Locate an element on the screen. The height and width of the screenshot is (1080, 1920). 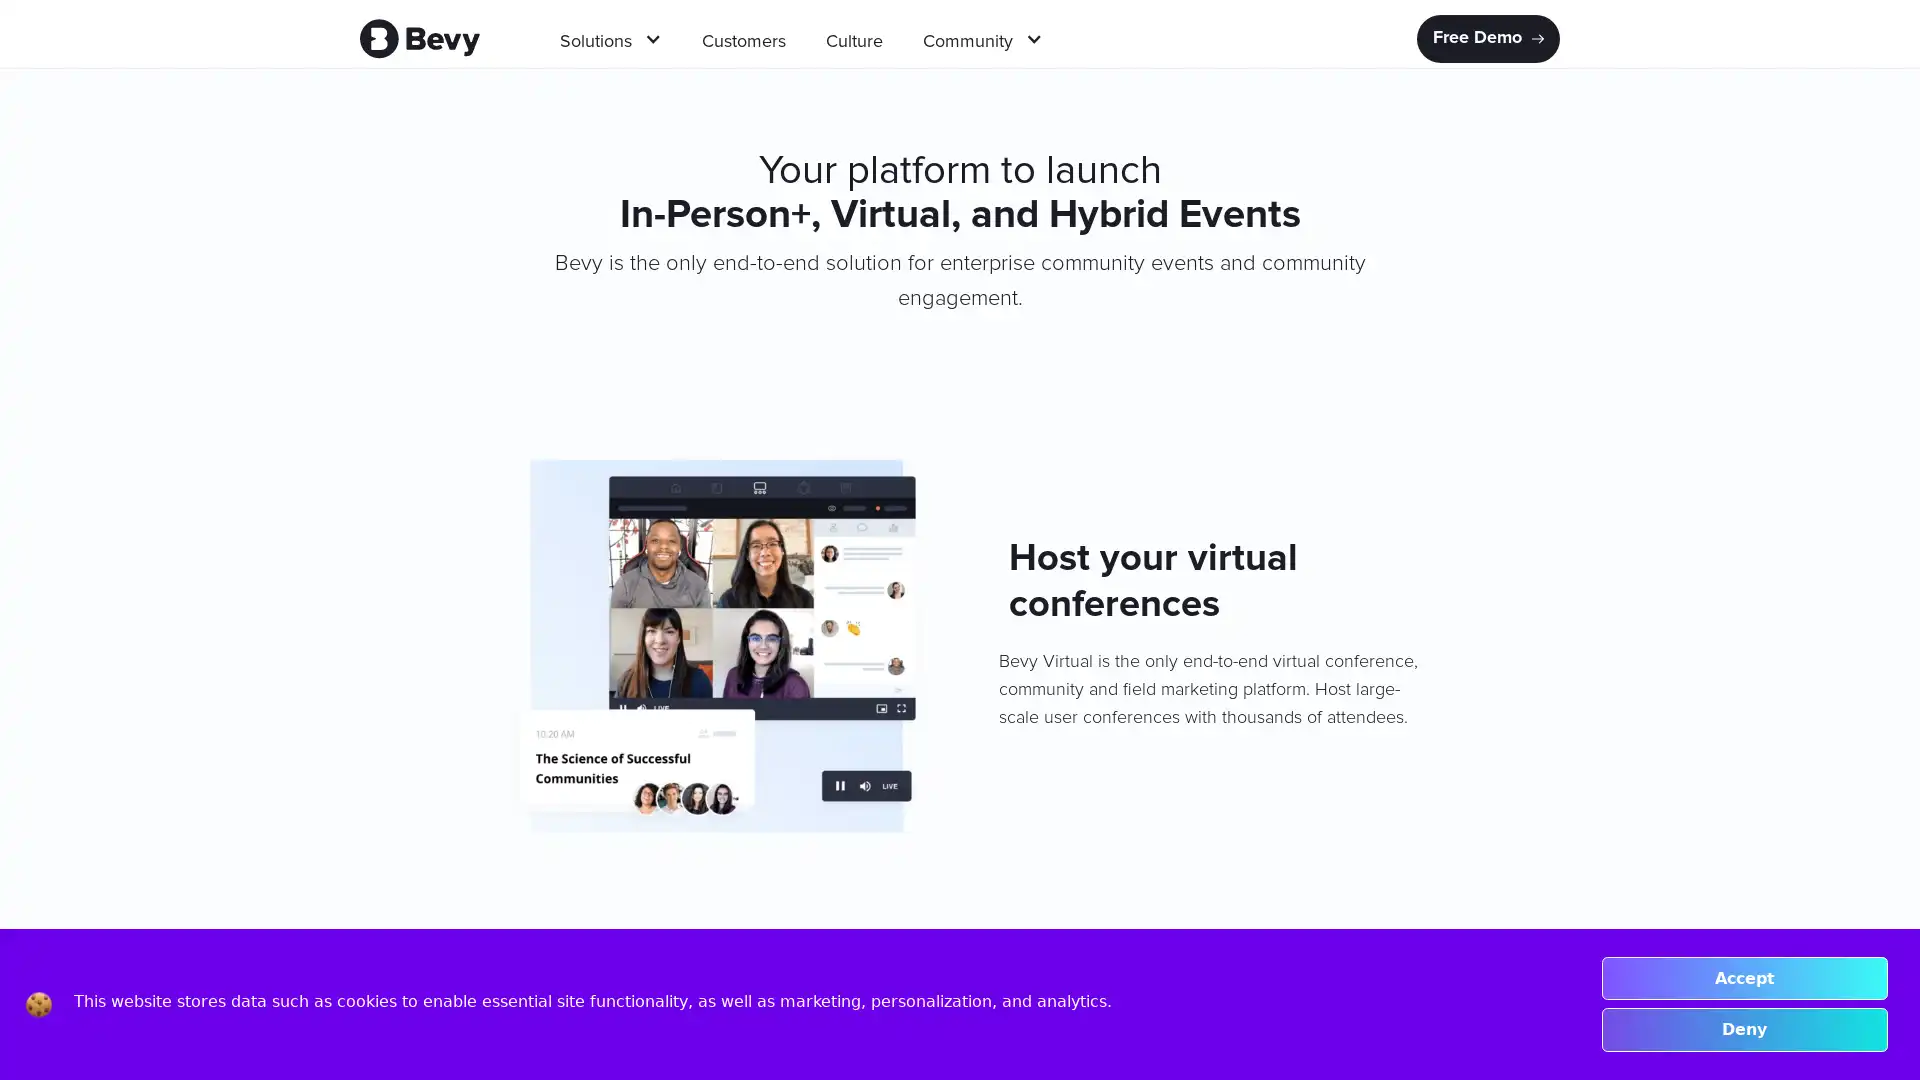
Deny is located at coordinates (1743, 1029).